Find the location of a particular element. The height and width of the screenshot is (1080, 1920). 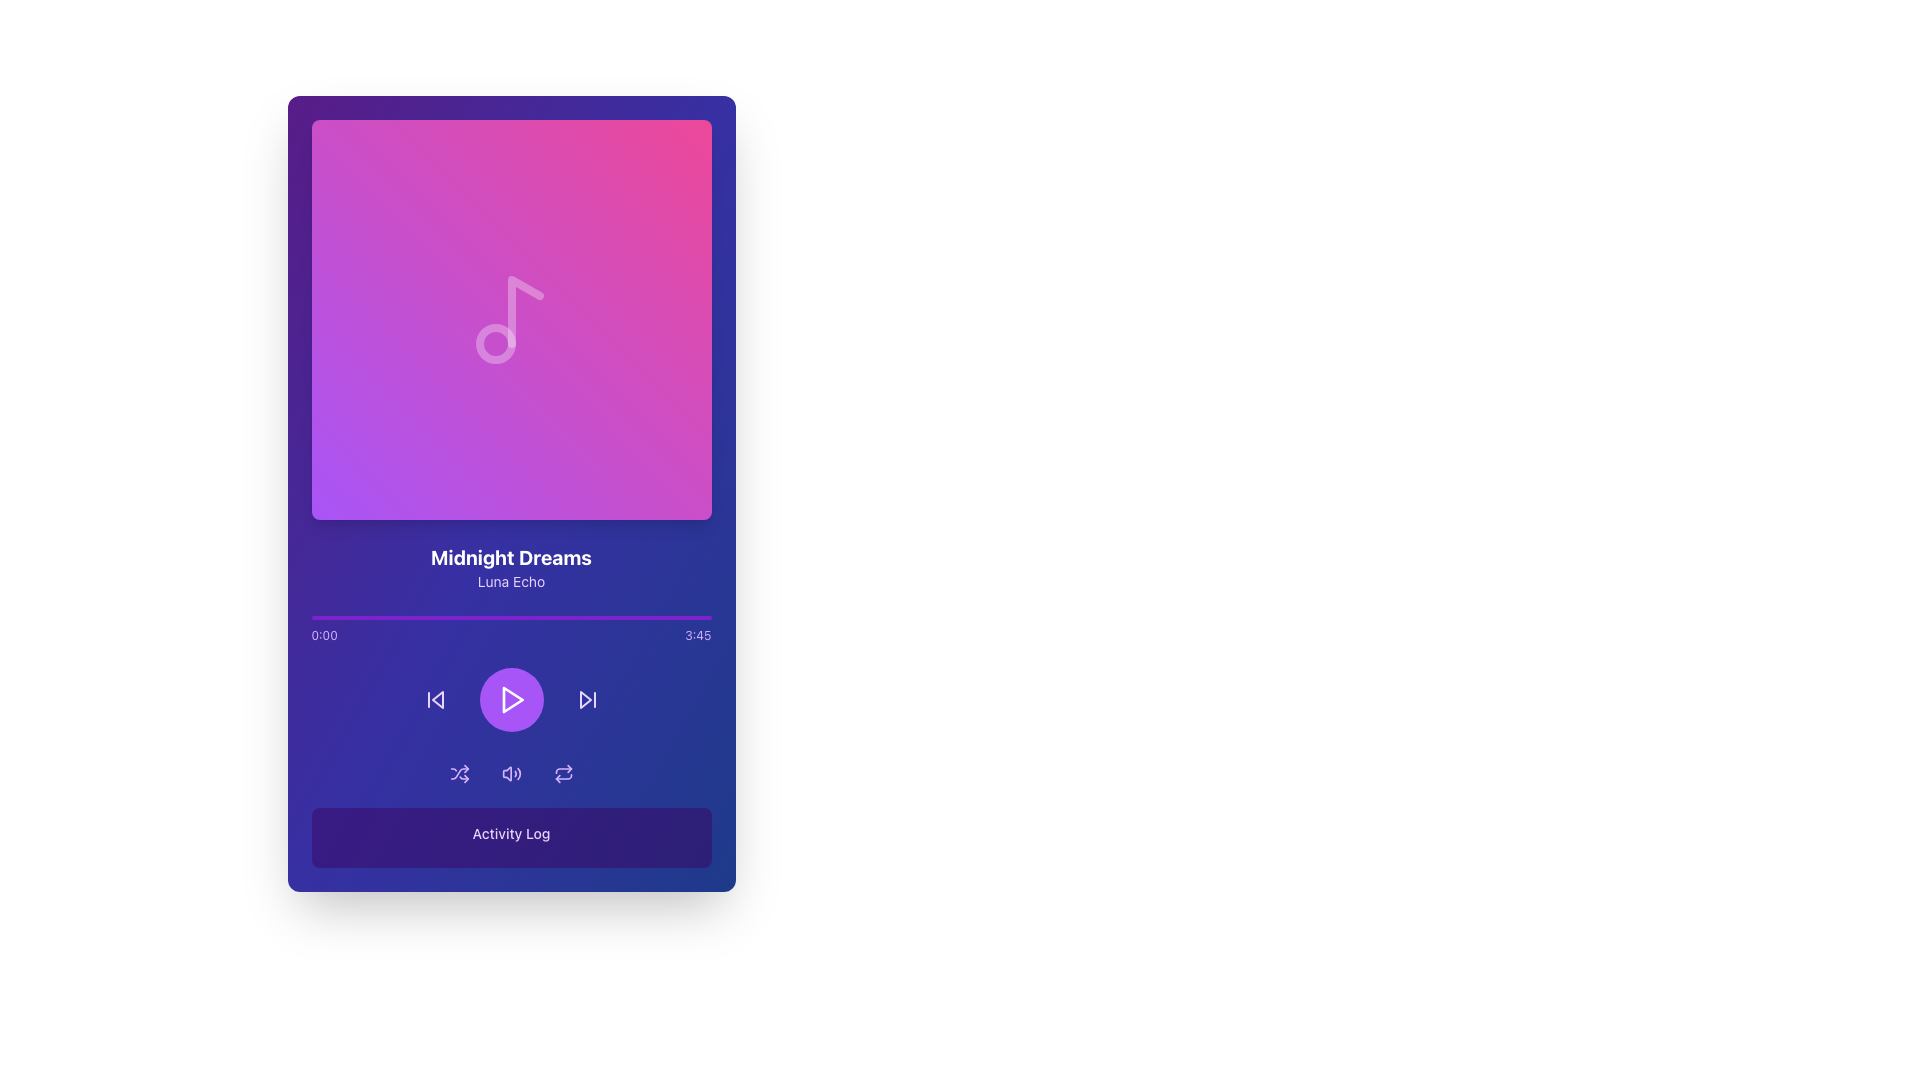

the repeat button icon located at the far-right end of the media control interface to observe the styling change is located at coordinates (562, 773).